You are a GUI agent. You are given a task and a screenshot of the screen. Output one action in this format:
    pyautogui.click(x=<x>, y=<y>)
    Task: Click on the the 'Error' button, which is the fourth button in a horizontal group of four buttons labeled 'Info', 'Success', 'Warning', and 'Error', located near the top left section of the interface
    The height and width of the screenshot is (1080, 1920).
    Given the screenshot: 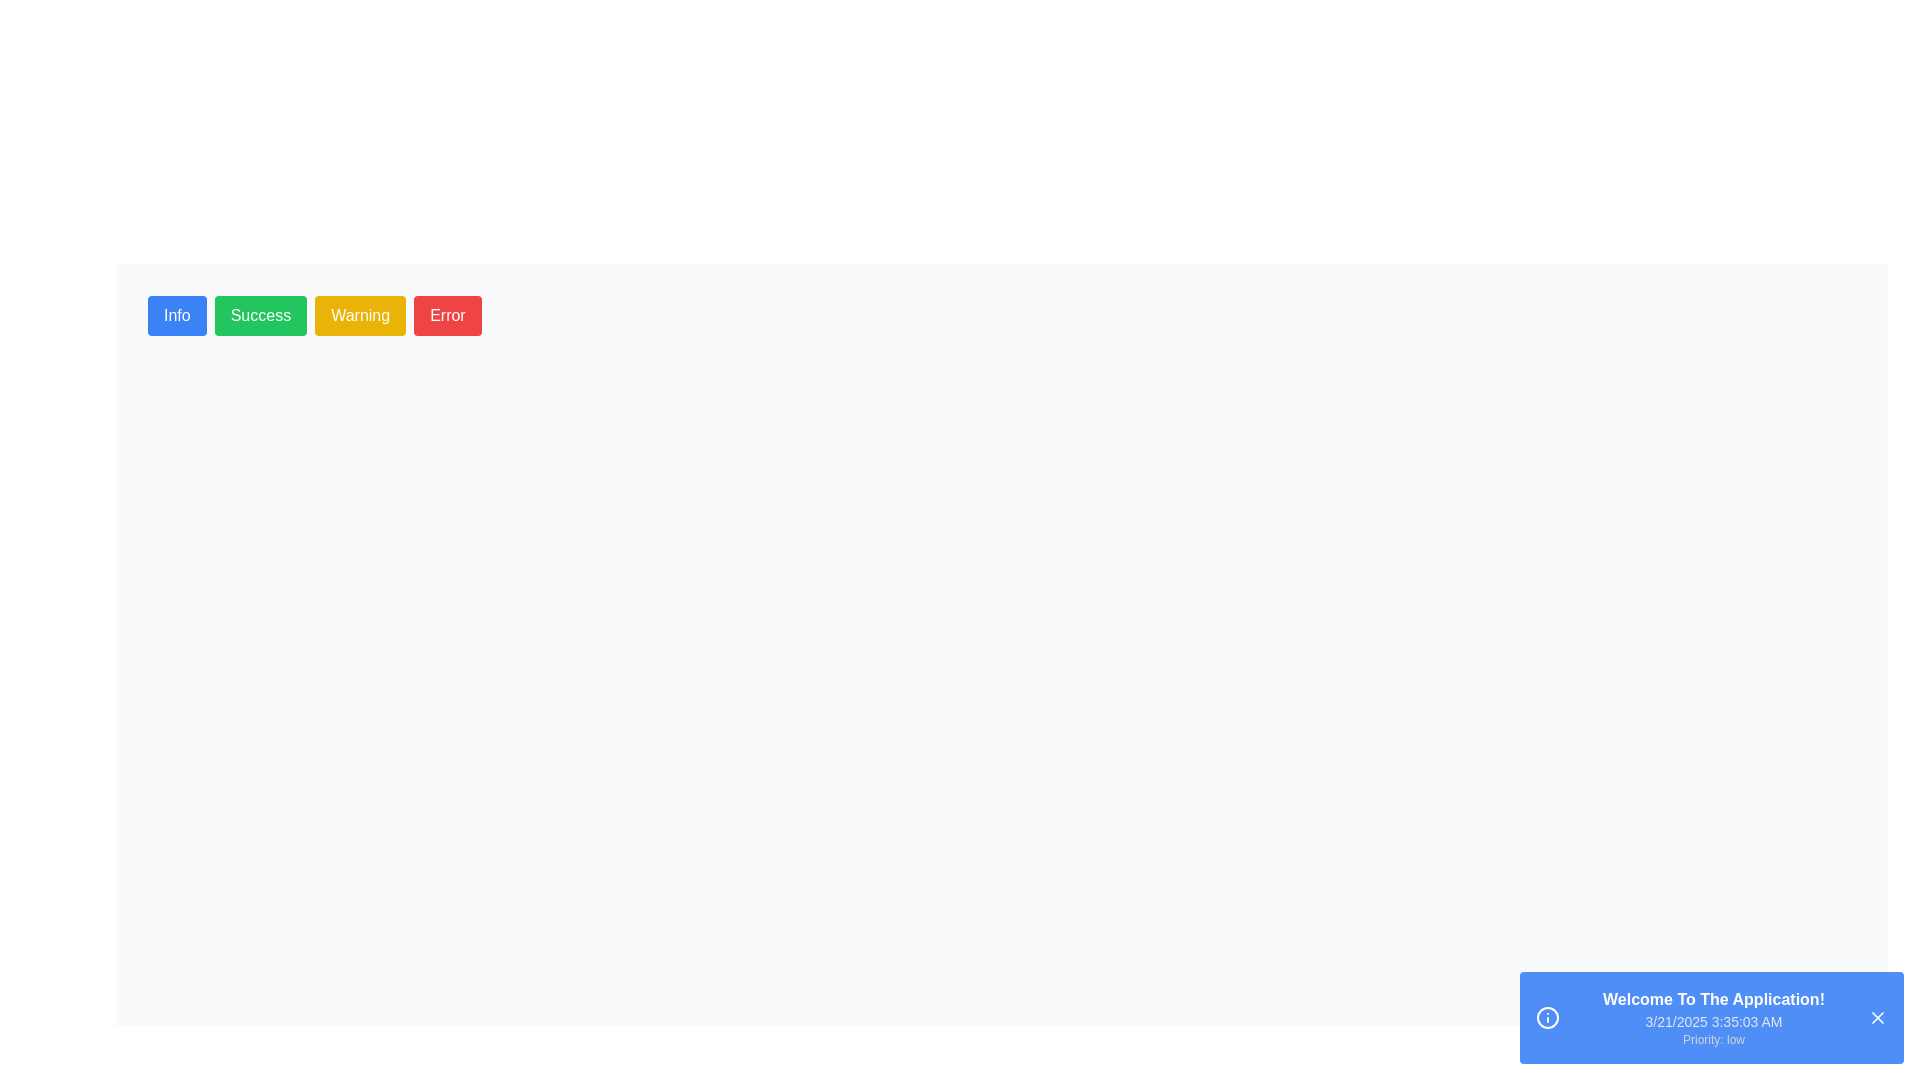 What is the action you would take?
    pyautogui.click(x=446, y=315)
    